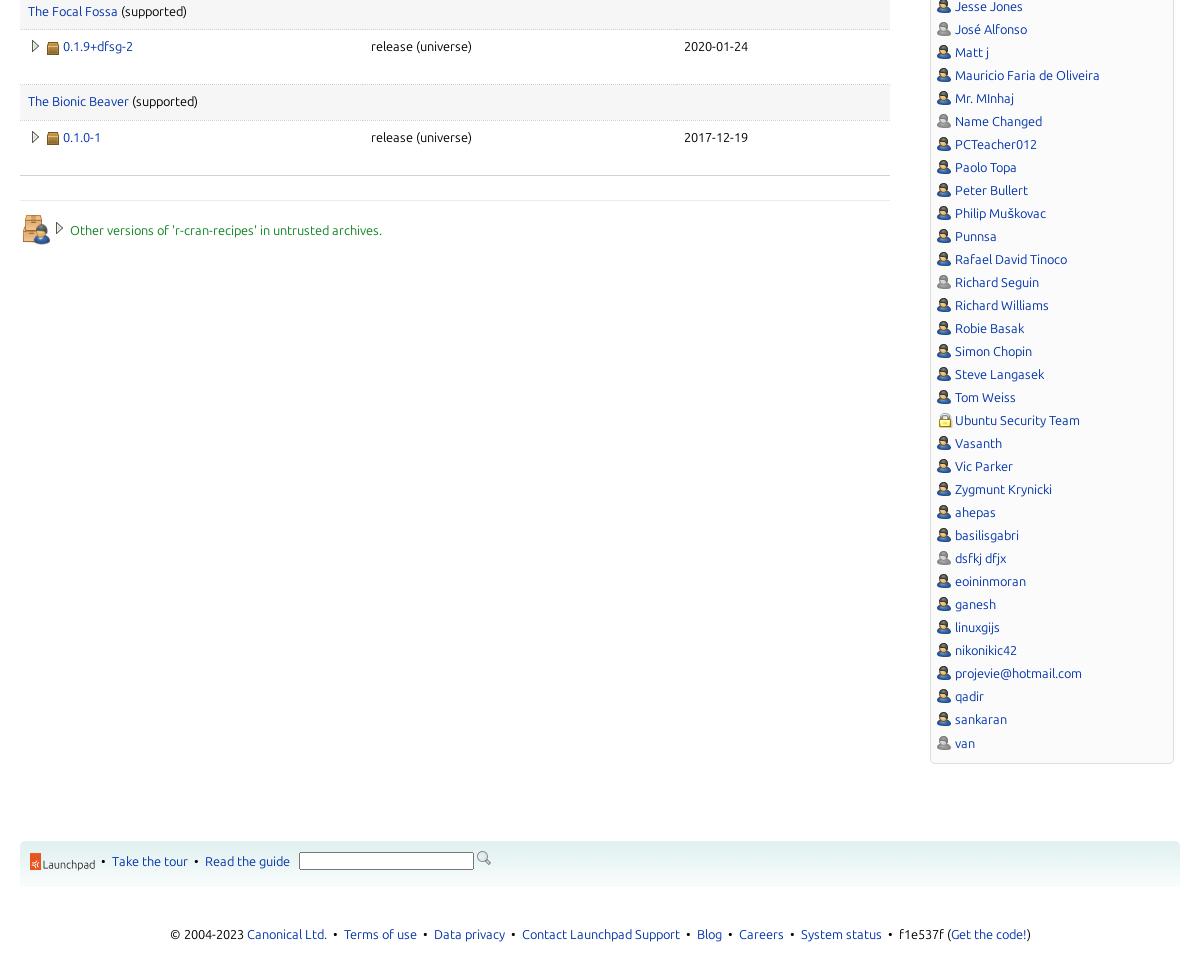 The image size is (1200, 956). What do you see at coordinates (969, 695) in the screenshot?
I see `'qadir'` at bounding box center [969, 695].